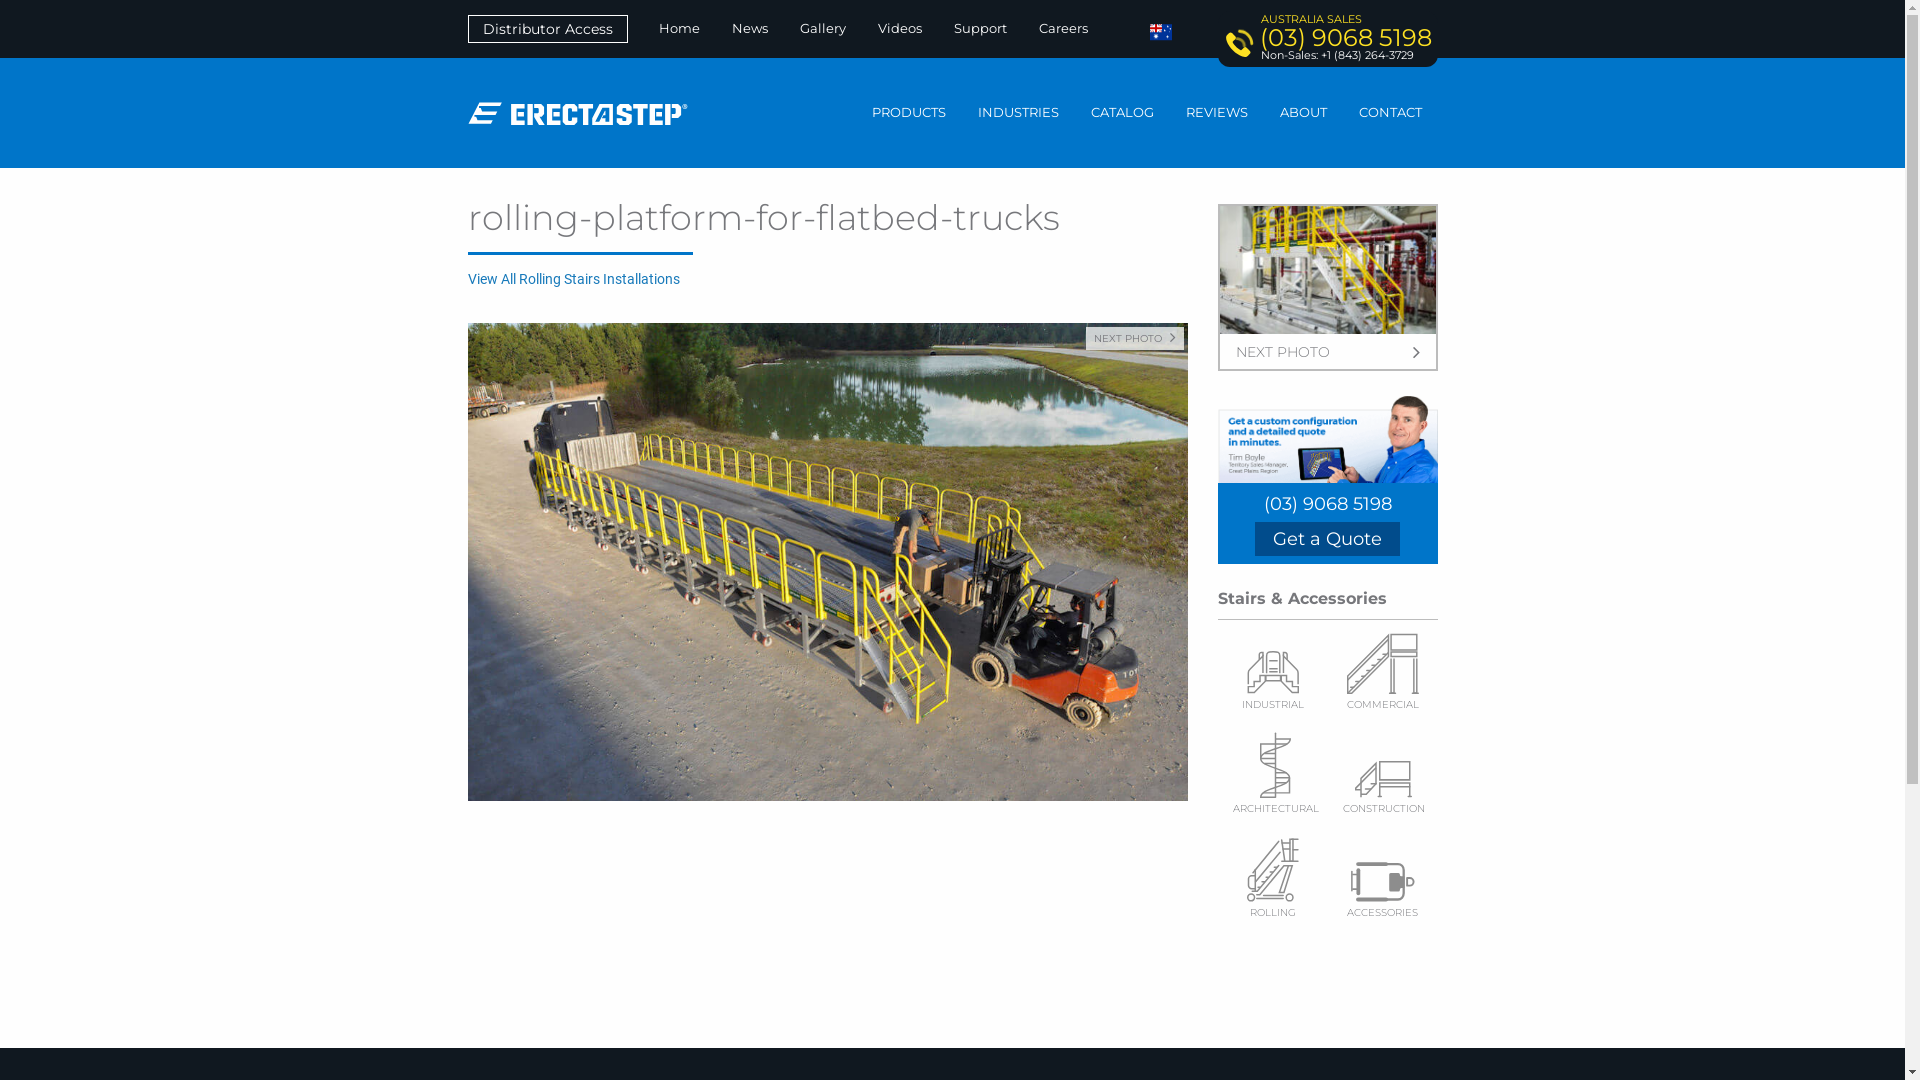 The width and height of the screenshot is (1920, 1080). Describe the element at coordinates (1303, 112) in the screenshot. I see `'ABOUT'` at that location.